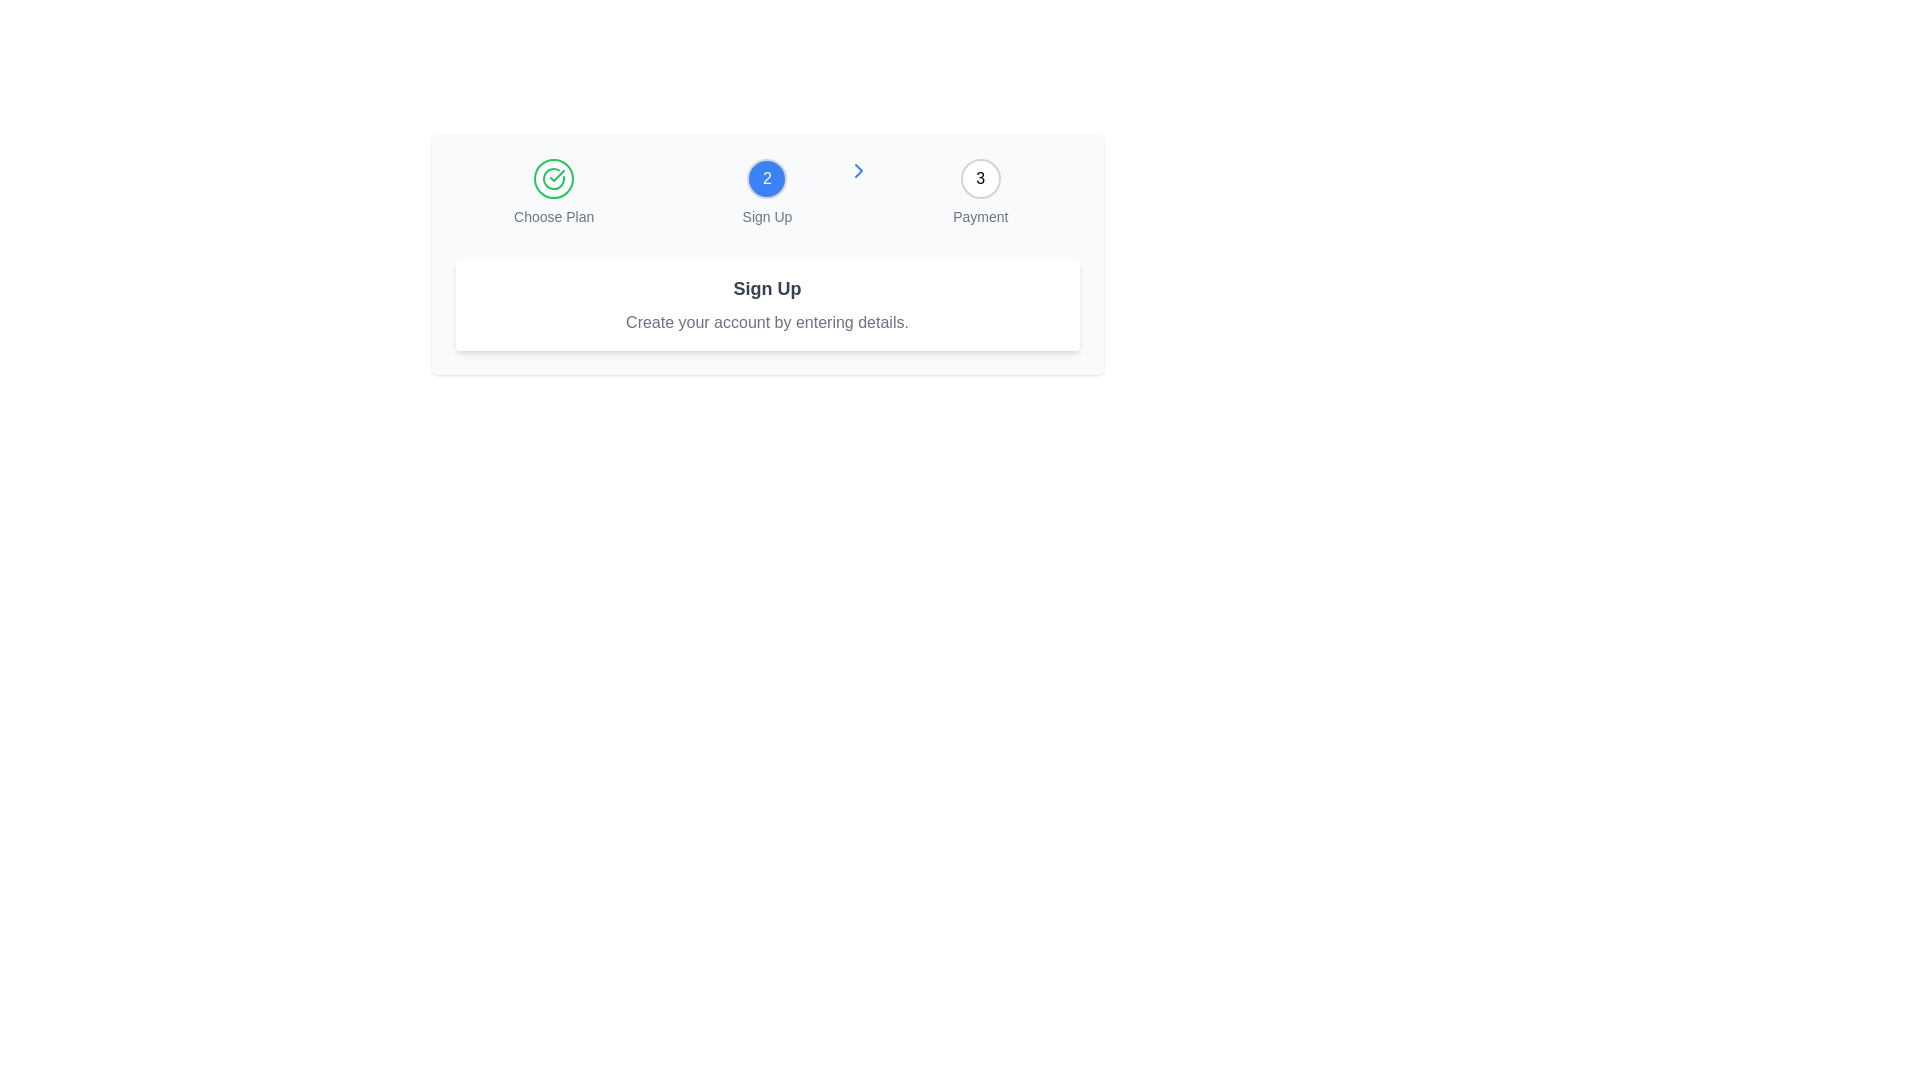 The width and height of the screenshot is (1920, 1080). Describe the element at coordinates (766, 192) in the screenshot. I see `the Step Indicator with Navigation Icon` at that location.